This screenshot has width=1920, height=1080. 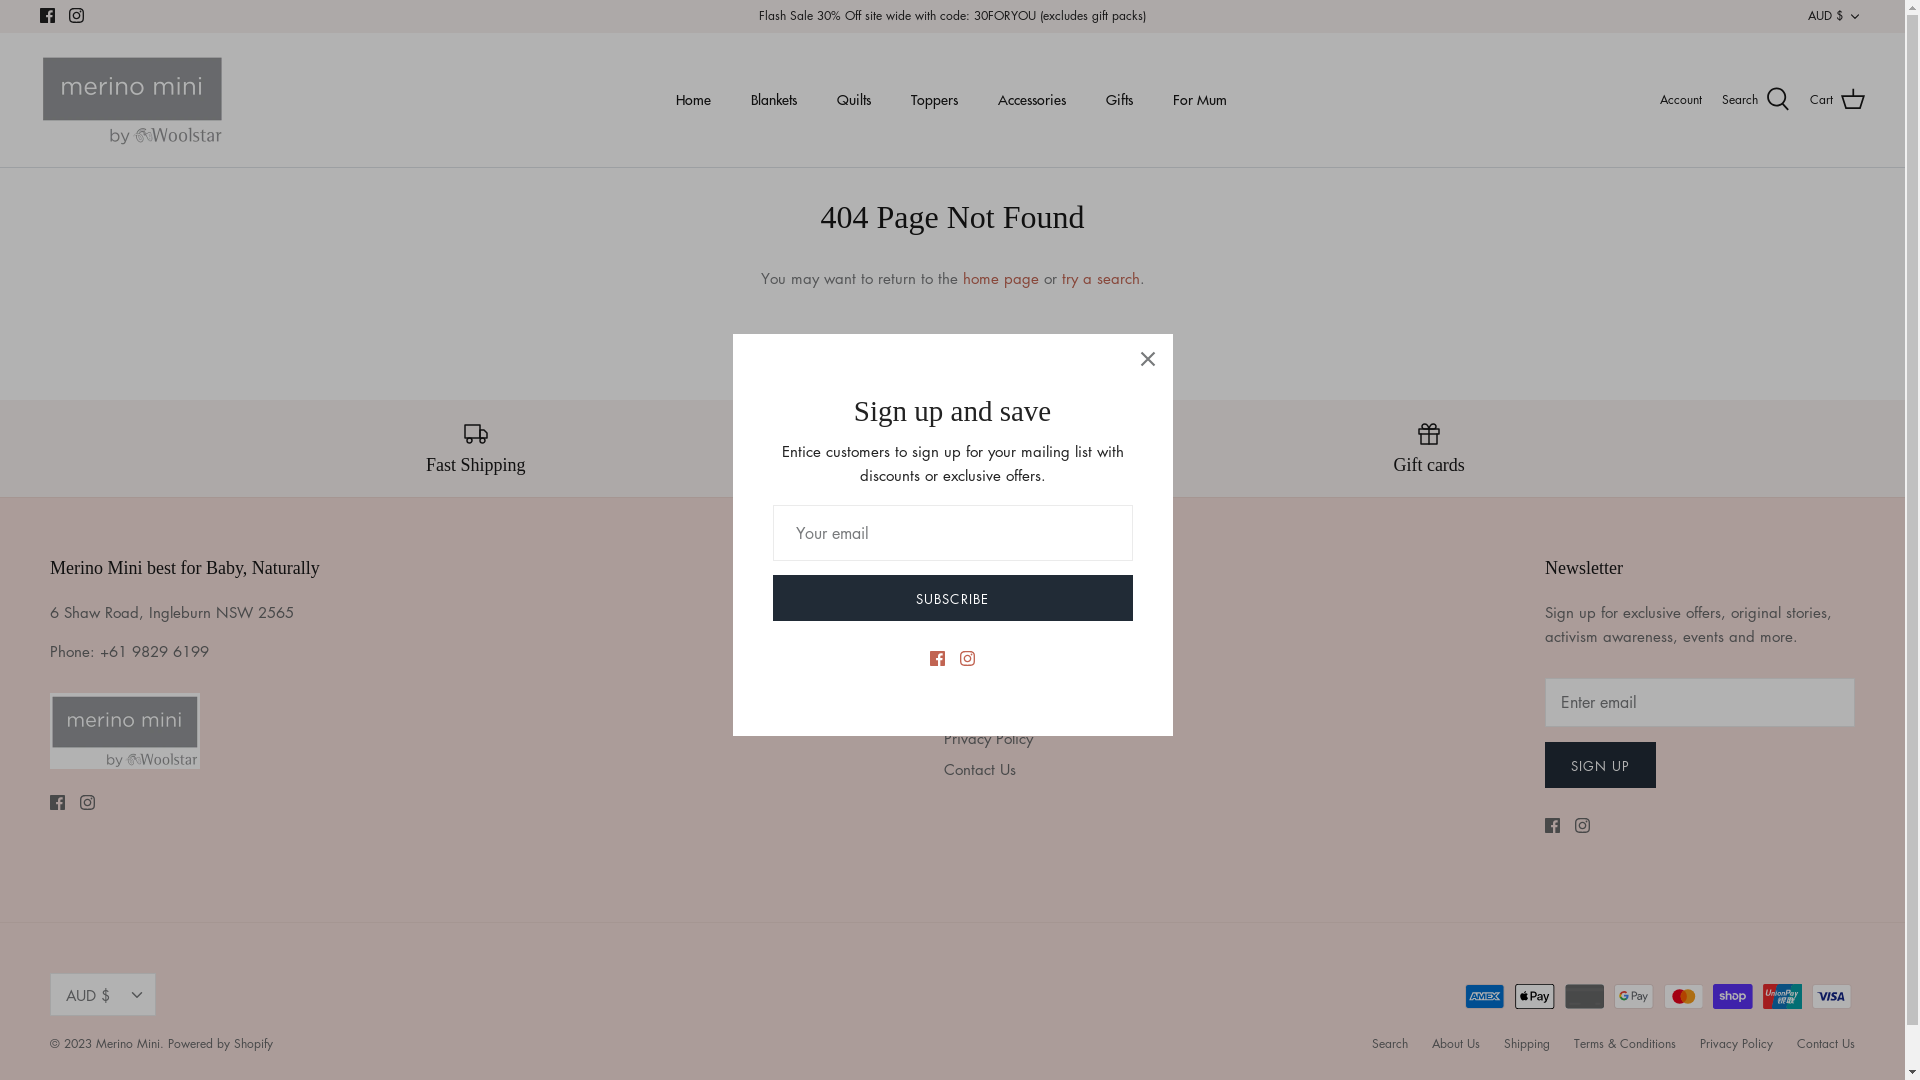 What do you see at coordinates (771, 99) in the screenshot?
I see `'Blankets'` at bounding box center [771, 99].